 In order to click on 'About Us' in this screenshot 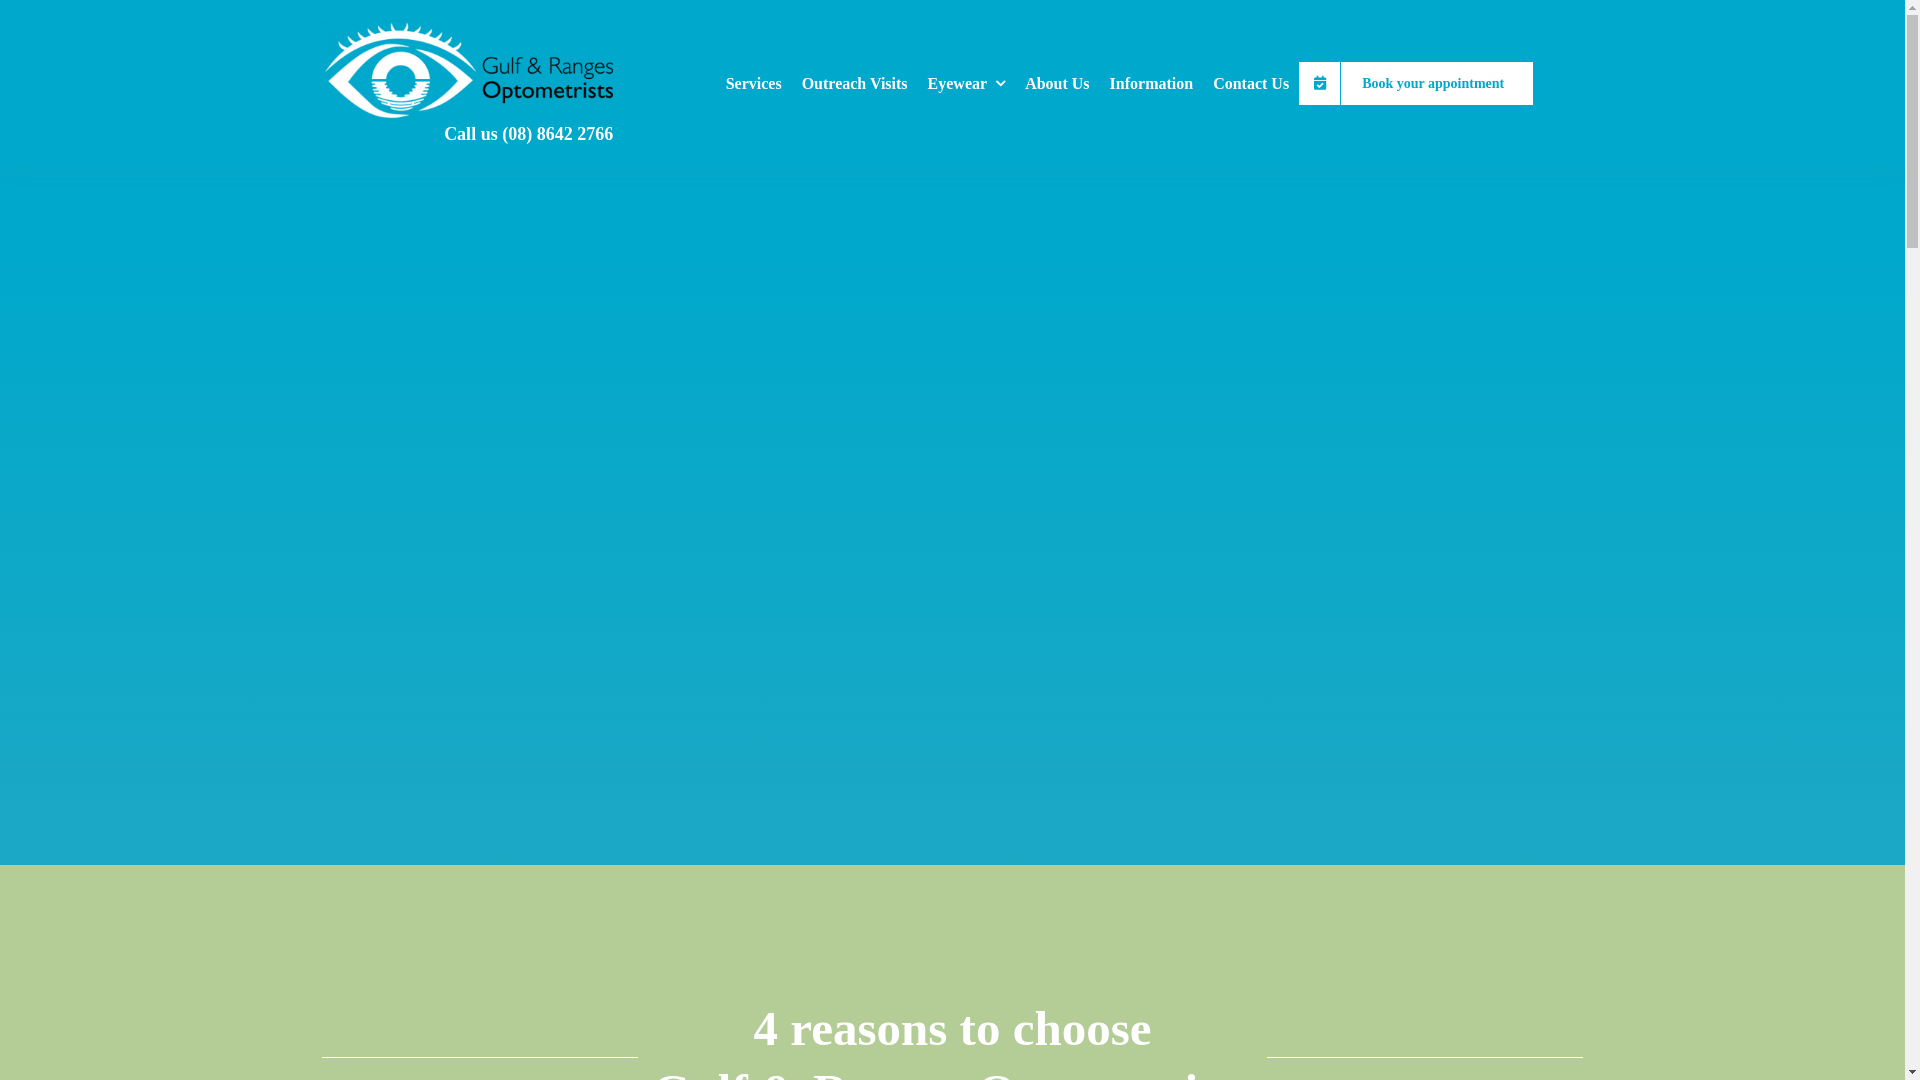, I will do `click(1055, 82)`.